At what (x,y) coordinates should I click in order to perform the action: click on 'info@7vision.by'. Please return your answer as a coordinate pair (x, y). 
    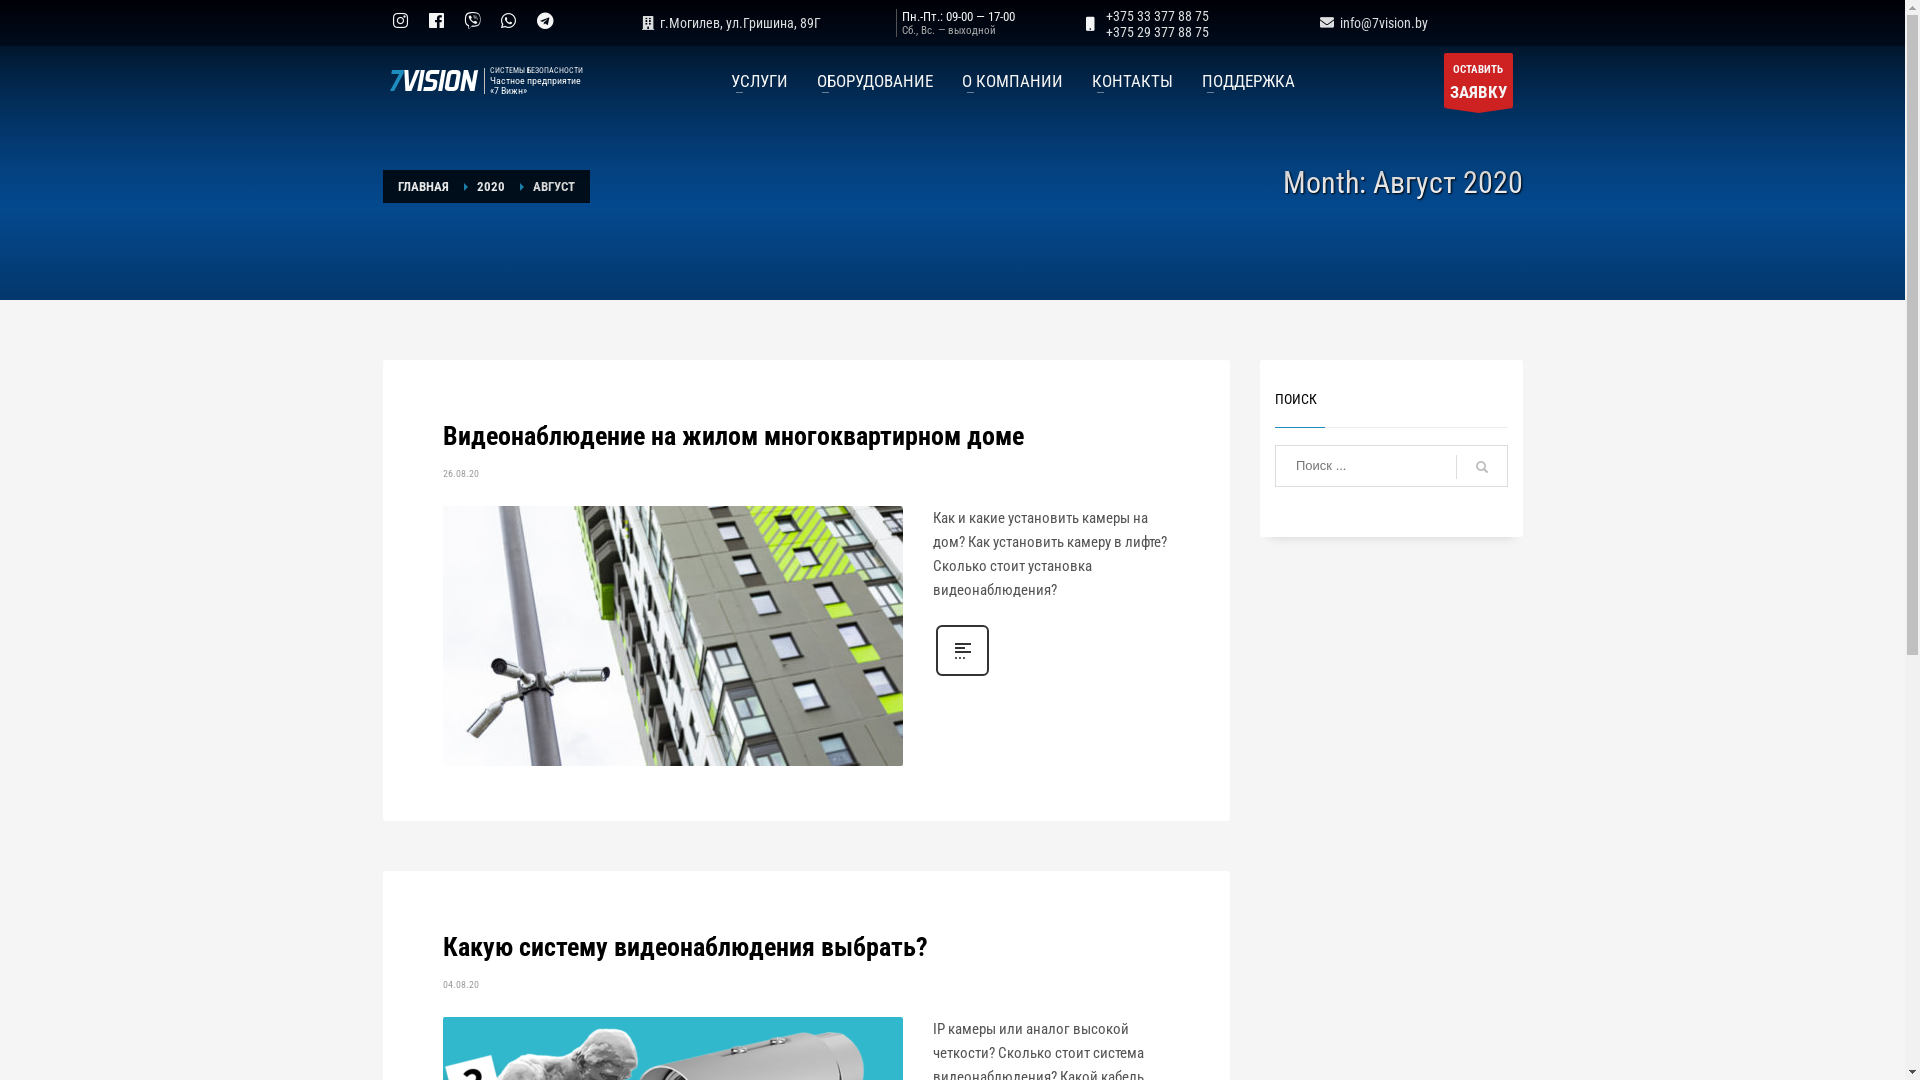
    Looking at the image, I should click on (1370, 23).